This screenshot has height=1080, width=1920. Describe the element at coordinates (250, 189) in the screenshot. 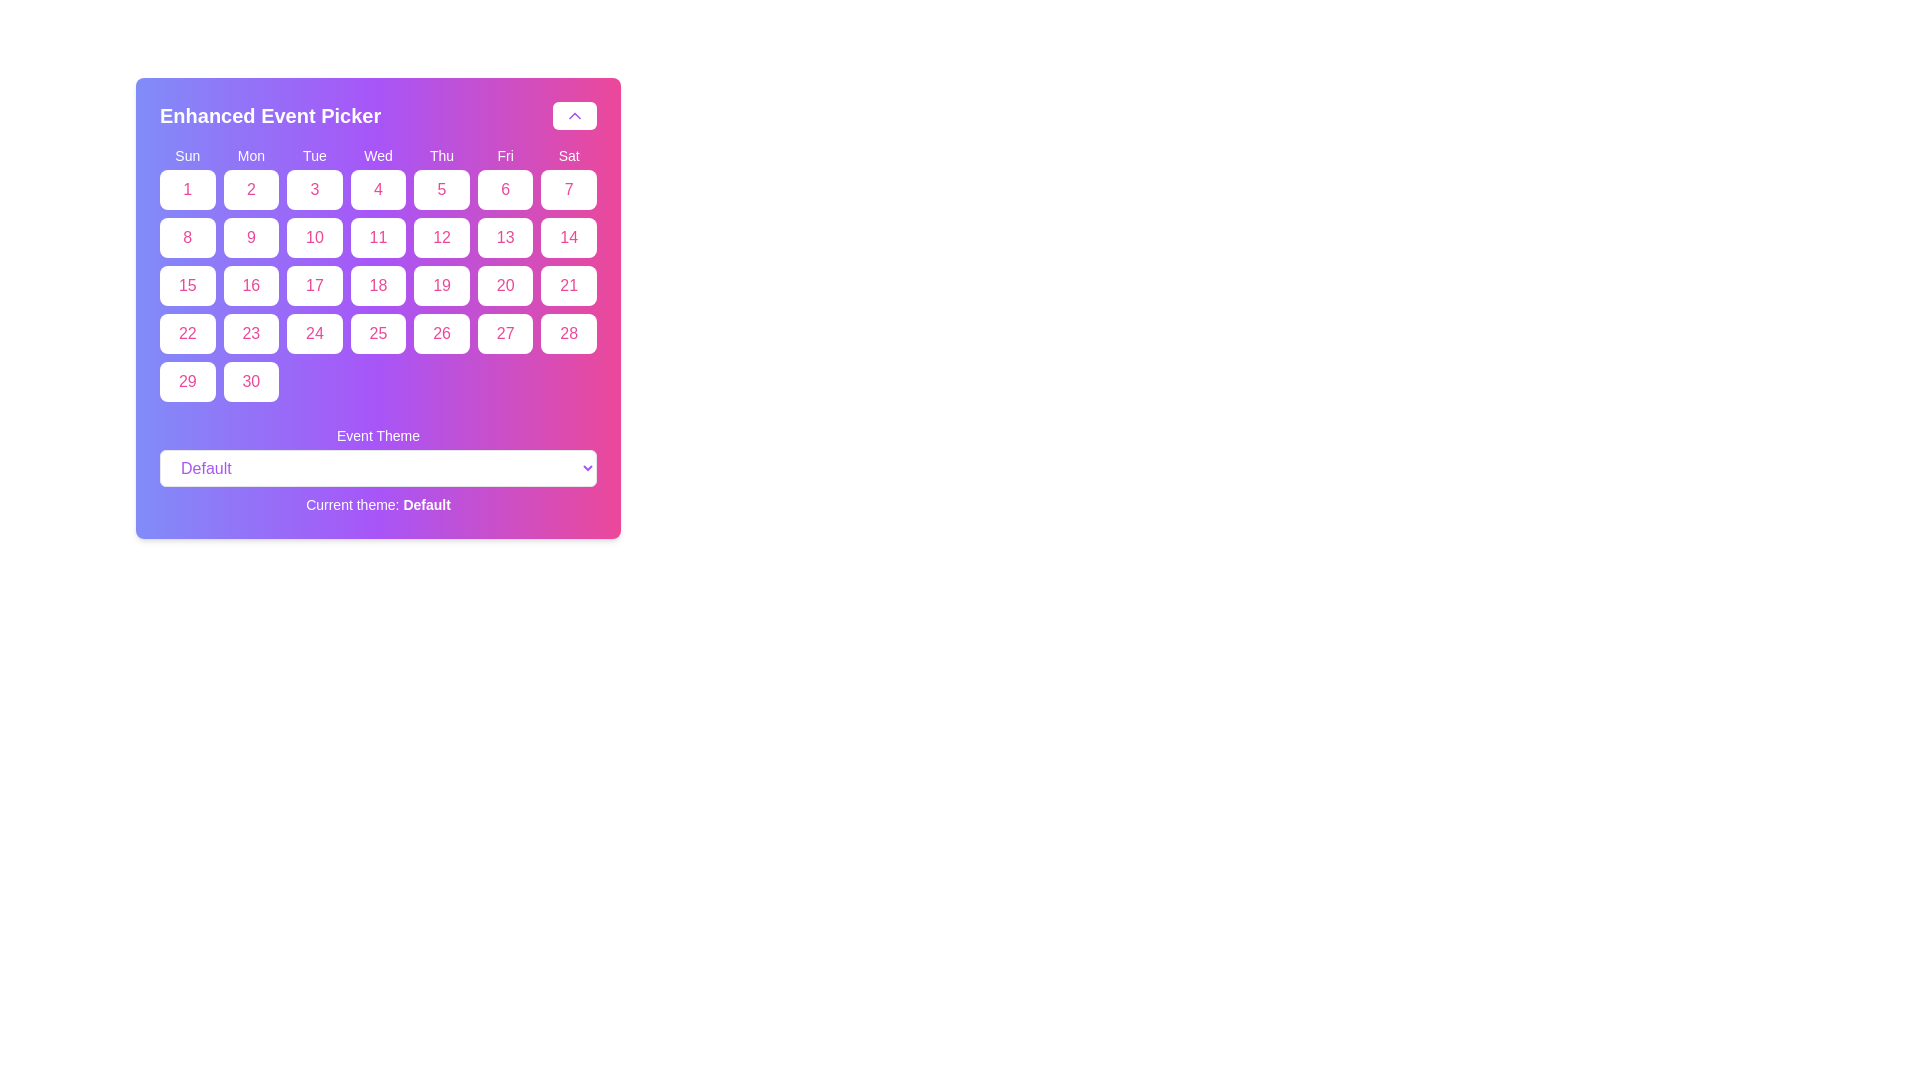

I see `the button displaying the number '2'` at that location.